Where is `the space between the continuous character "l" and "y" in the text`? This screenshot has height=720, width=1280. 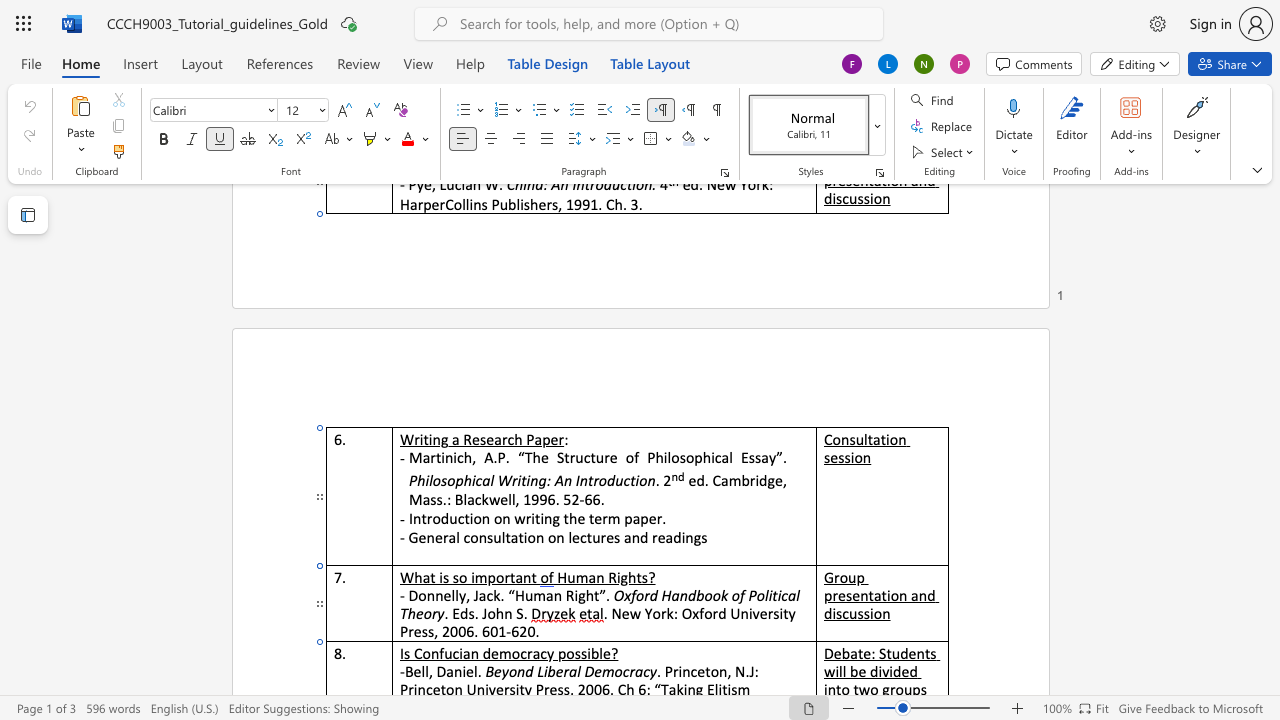 the space between the continuous character "l" and "y" in the text is located at coordinates (458, 594).